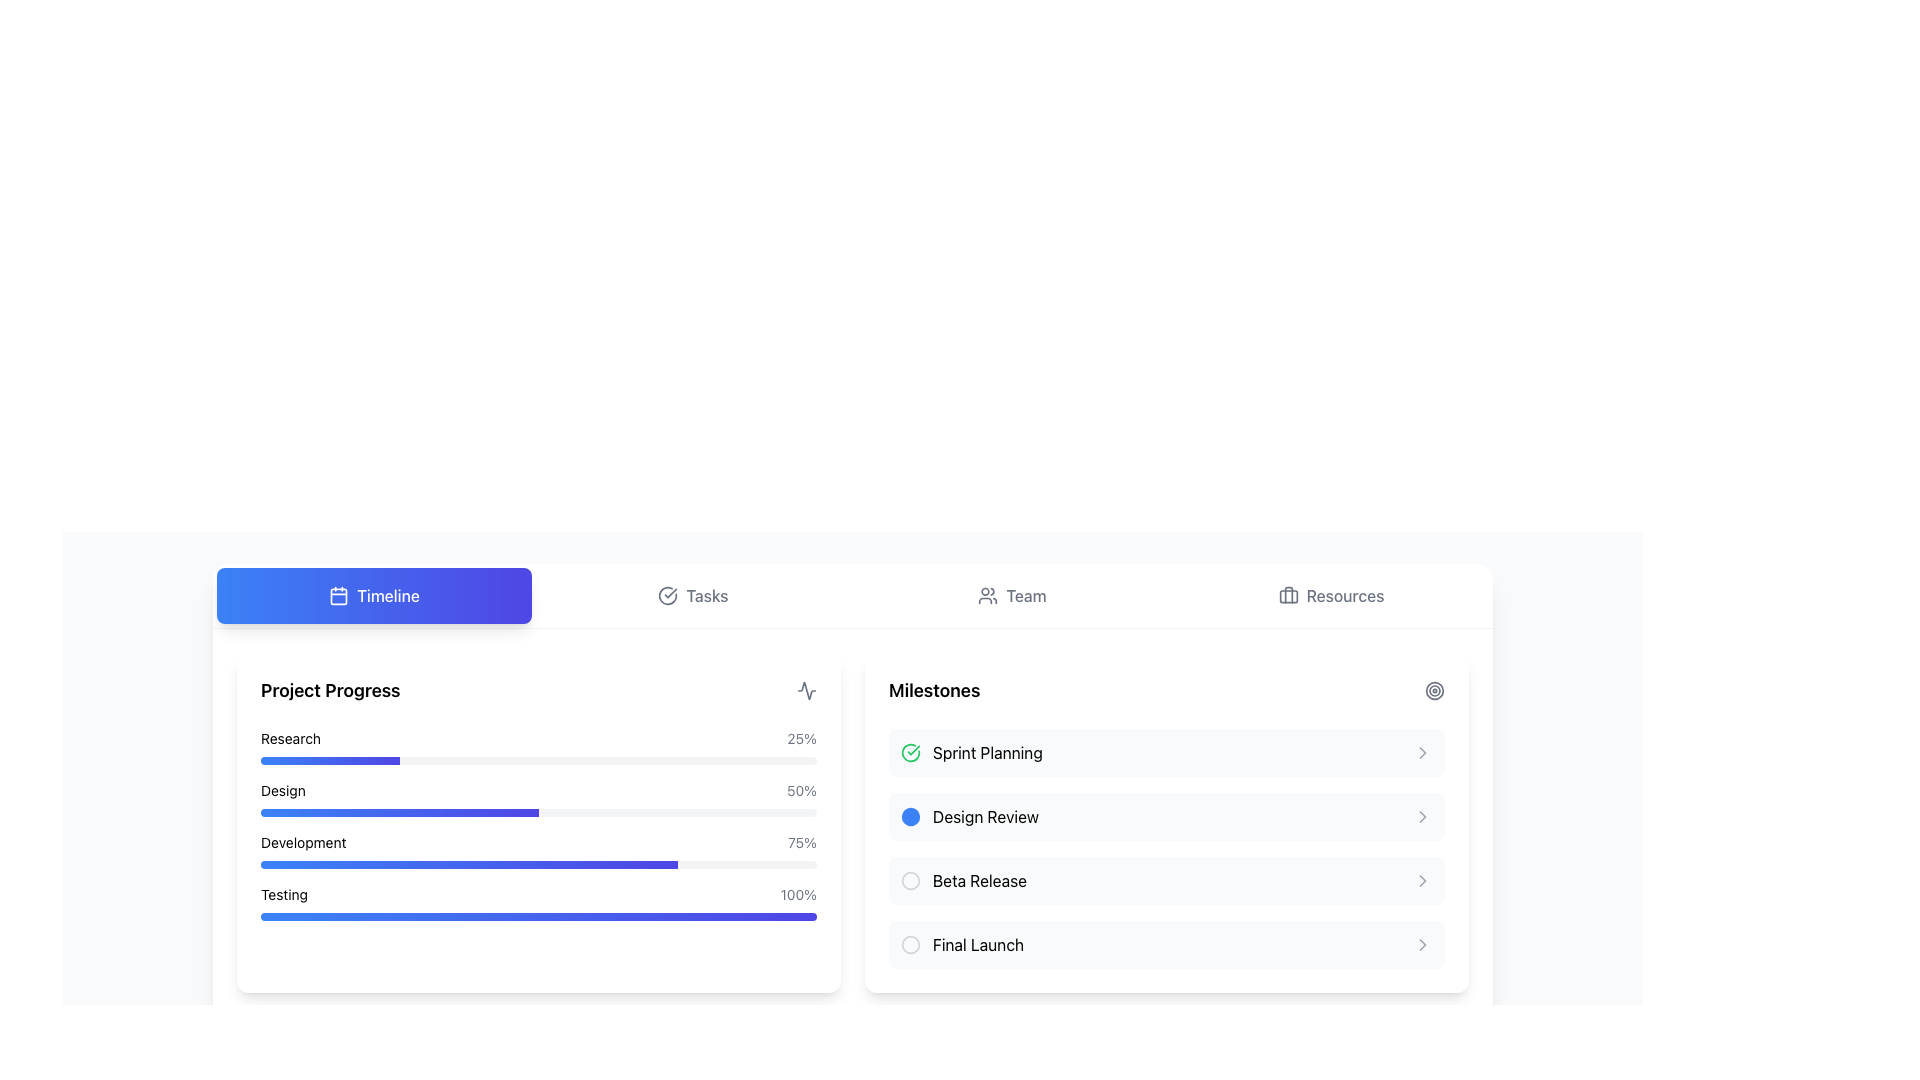 This screenshot has width=1920, height=1080. What do you see at coordinates (933, 689) in the screenshot?
I see `text displayed in the 'Milestones' text label, which is bold and larger in font size, located at the top-right quadrant of the interface` at bounding box center [933, 689].